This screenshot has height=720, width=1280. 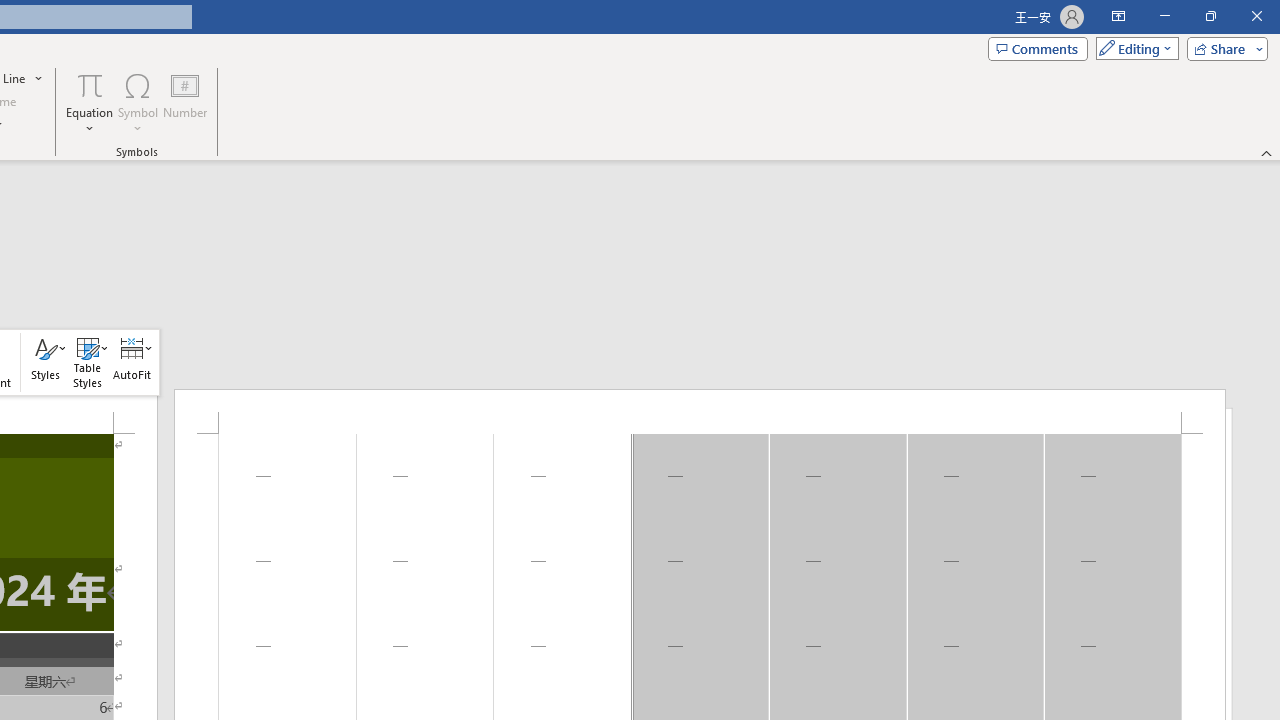 What do you see at coordinates (185, 103) in the screenshot?
I see `'Number...'` at bounding box center [185, 103].